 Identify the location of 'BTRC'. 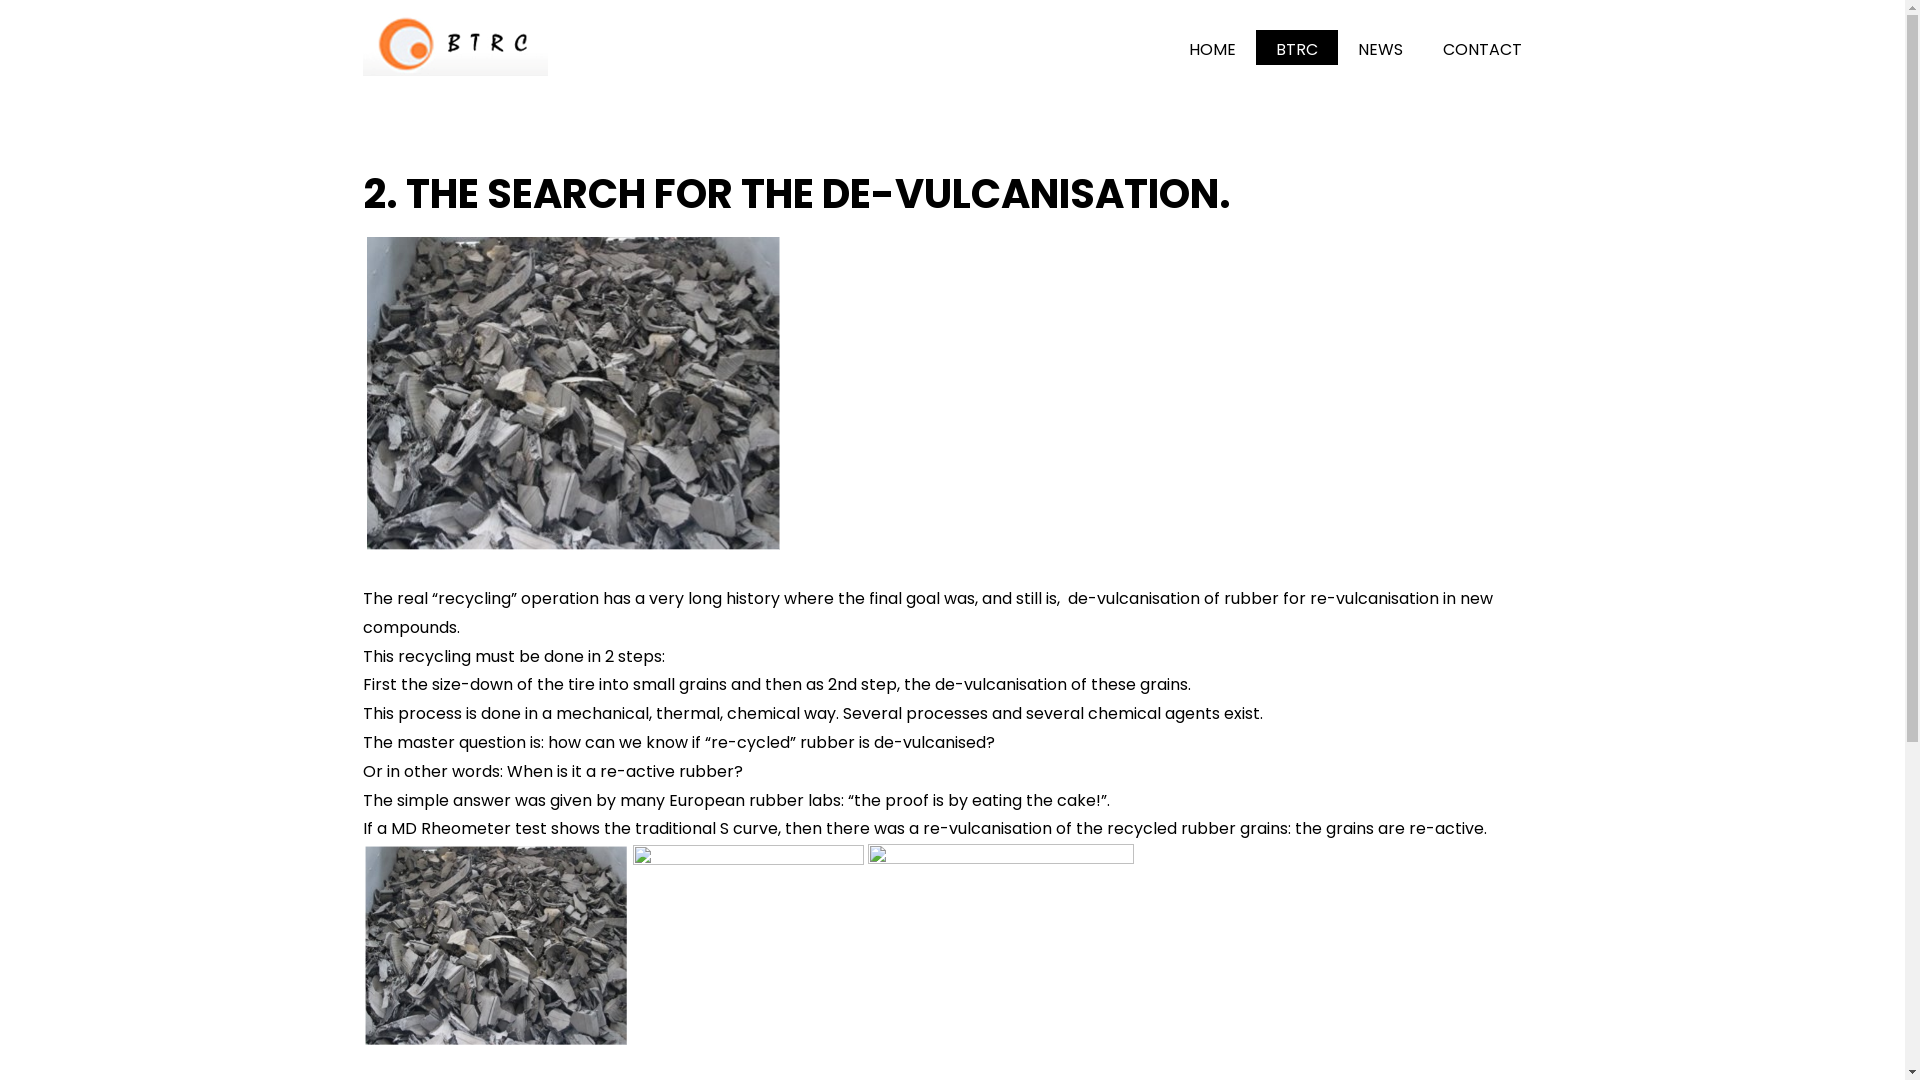
(1255, 46).